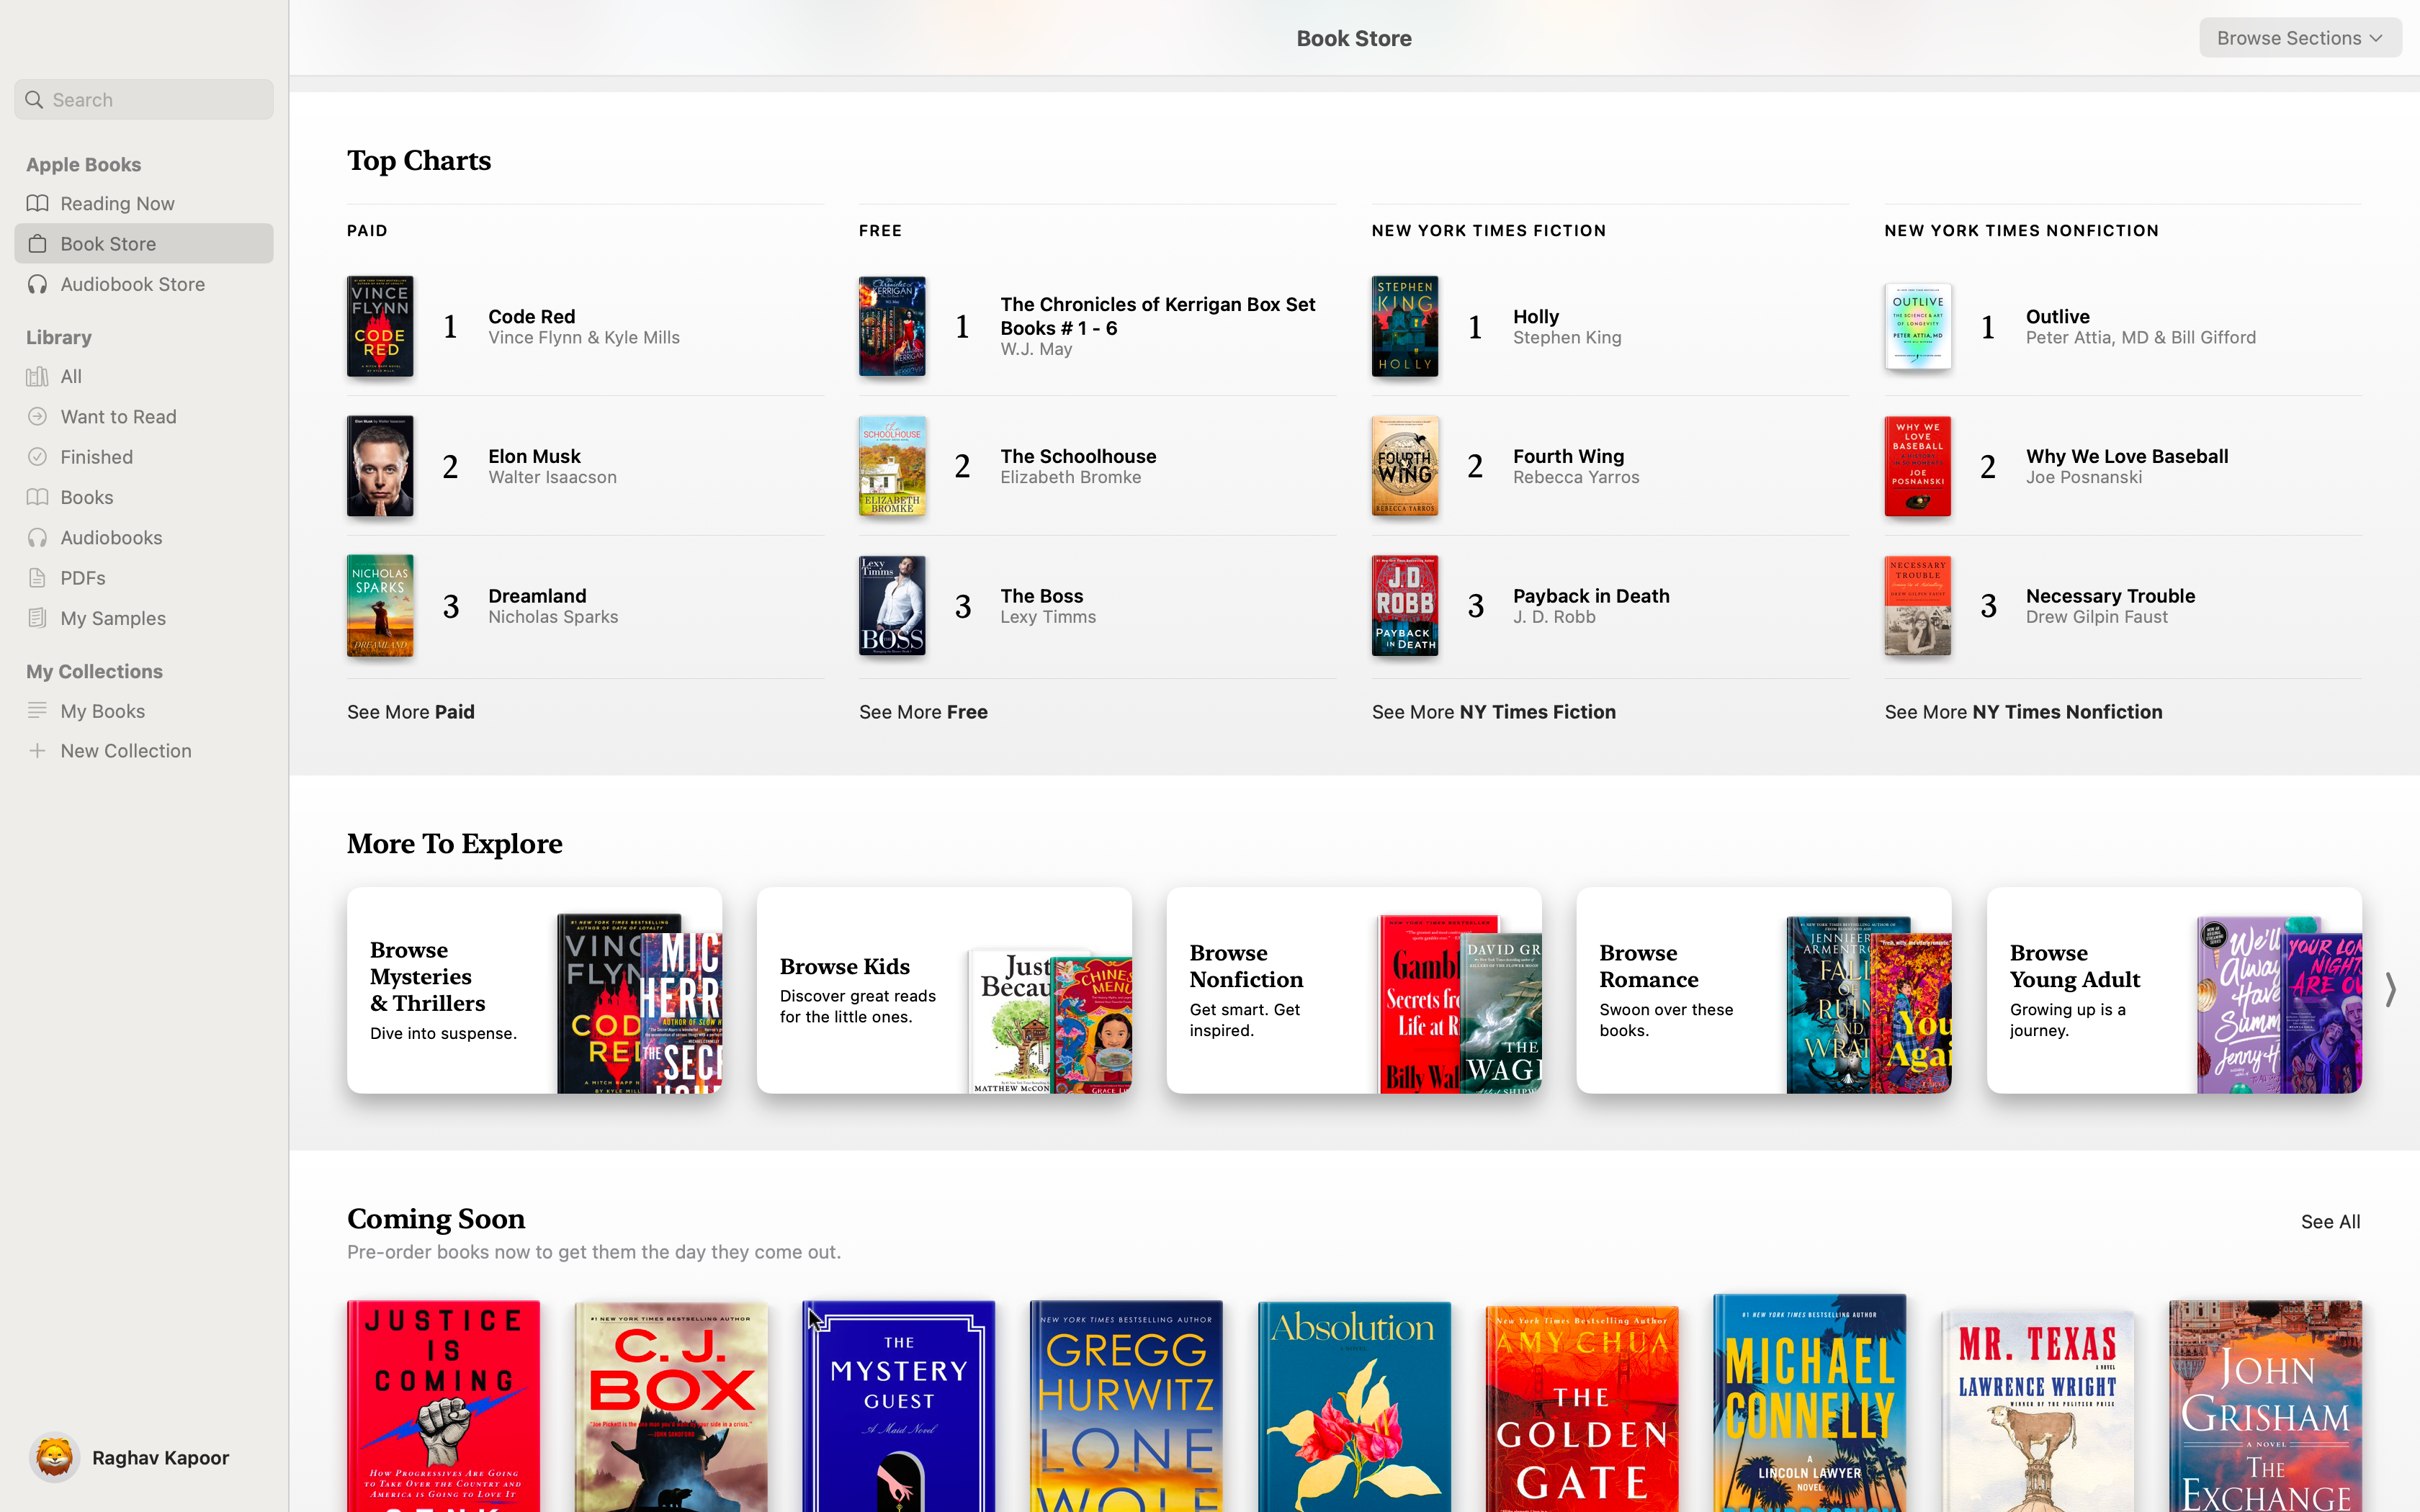 This screenshot has height=1512, width=2420. I want to click on Browse Sci-fi books from top right dropdown, so click(2300, 37).